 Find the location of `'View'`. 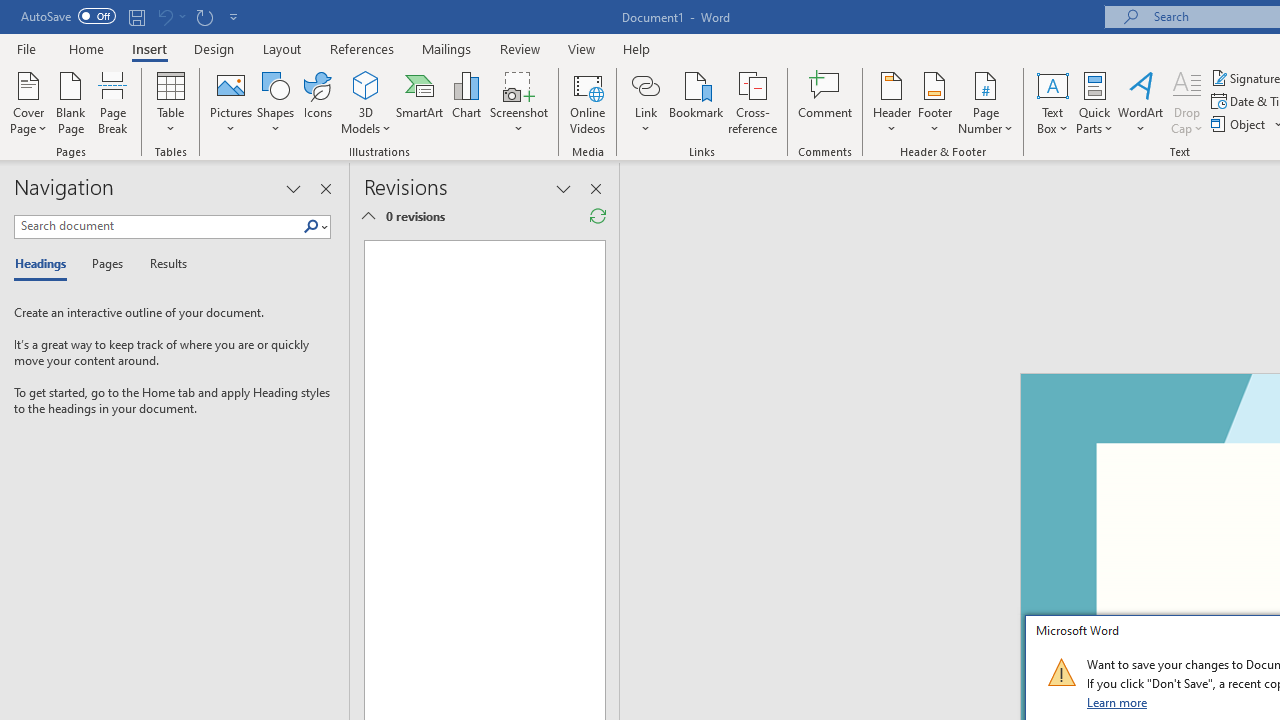

'View' is located at coordinates (581, 48).